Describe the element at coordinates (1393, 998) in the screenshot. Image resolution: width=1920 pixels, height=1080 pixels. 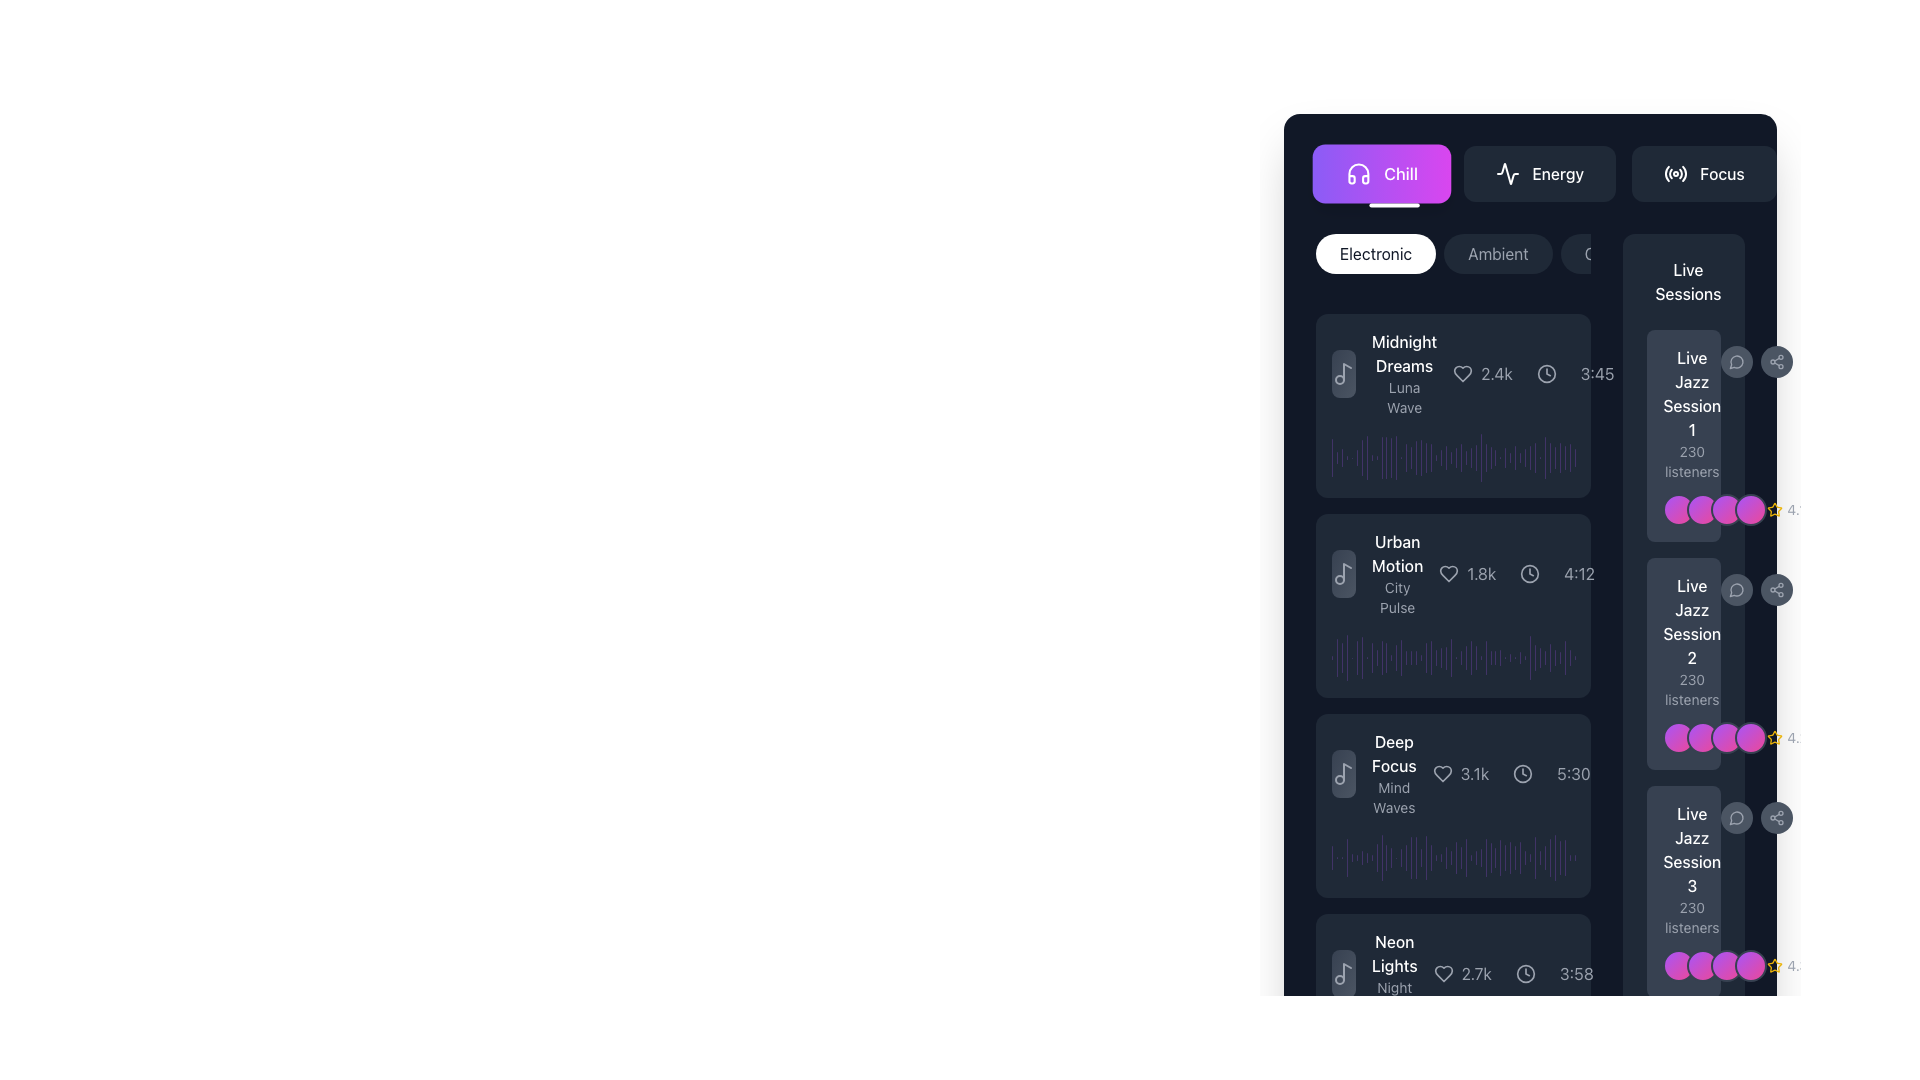
I see `the subtitle text label that provides additional descriptive information for the 'Neon Lights' entry, located directly below the 'Neon Lights' text element` at that location.